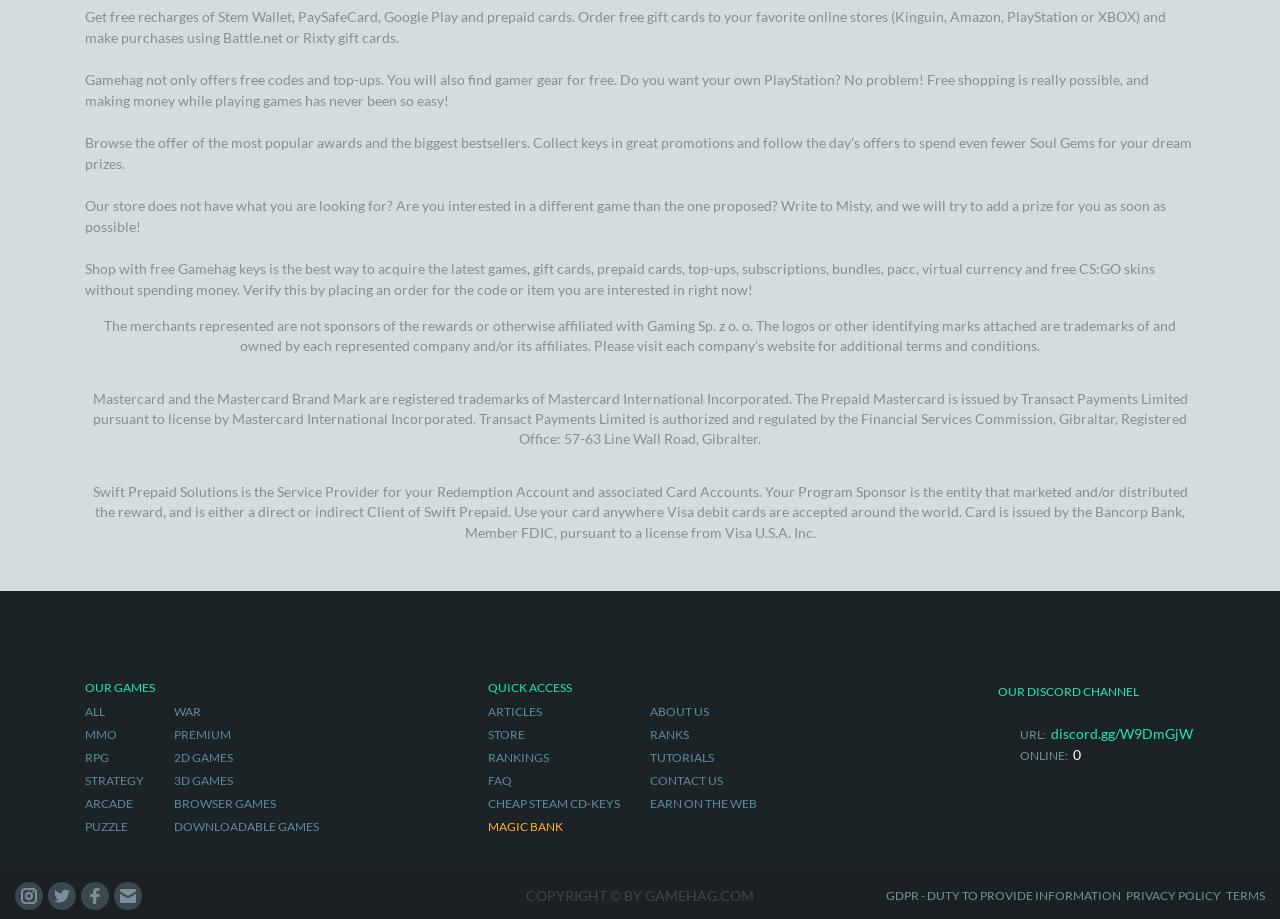  I want to click on 'discord.gg/W9DmGjW', so click(1121, 205).